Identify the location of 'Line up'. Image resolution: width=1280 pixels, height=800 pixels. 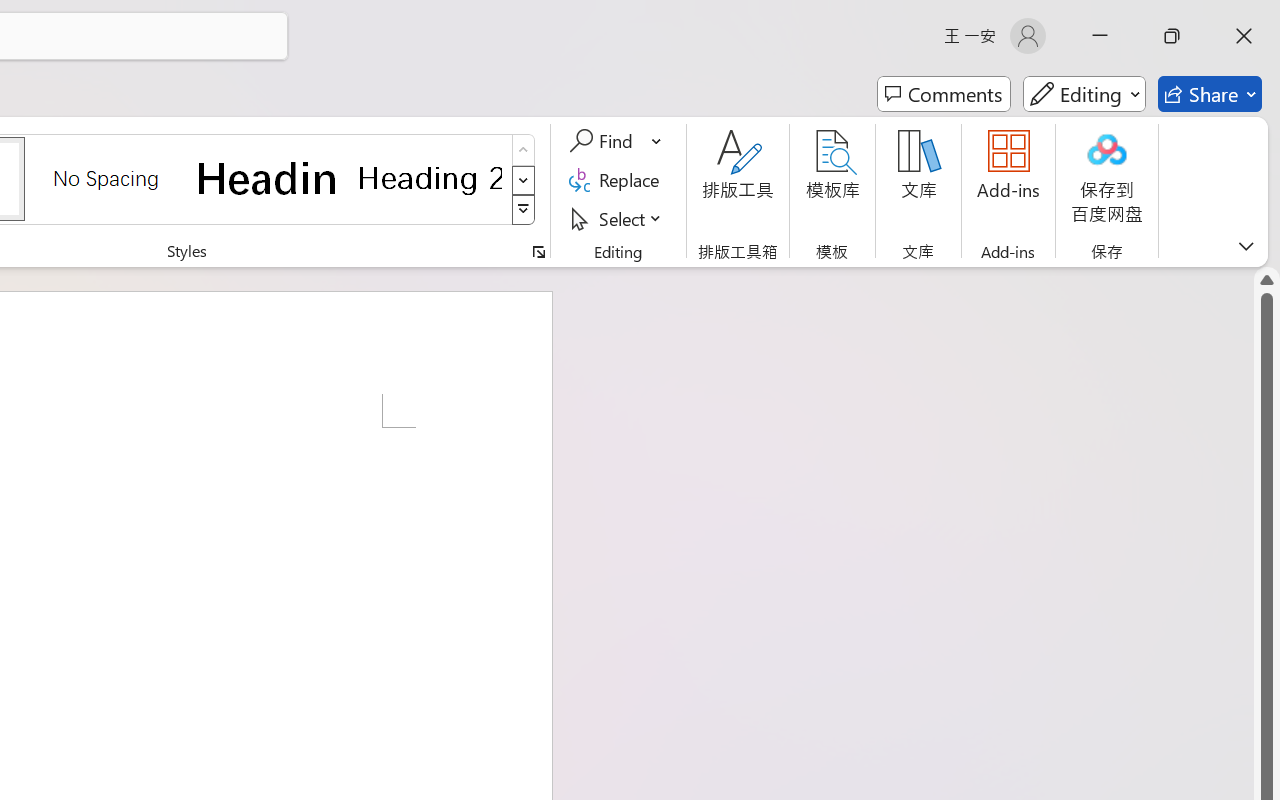
(1266, 280).